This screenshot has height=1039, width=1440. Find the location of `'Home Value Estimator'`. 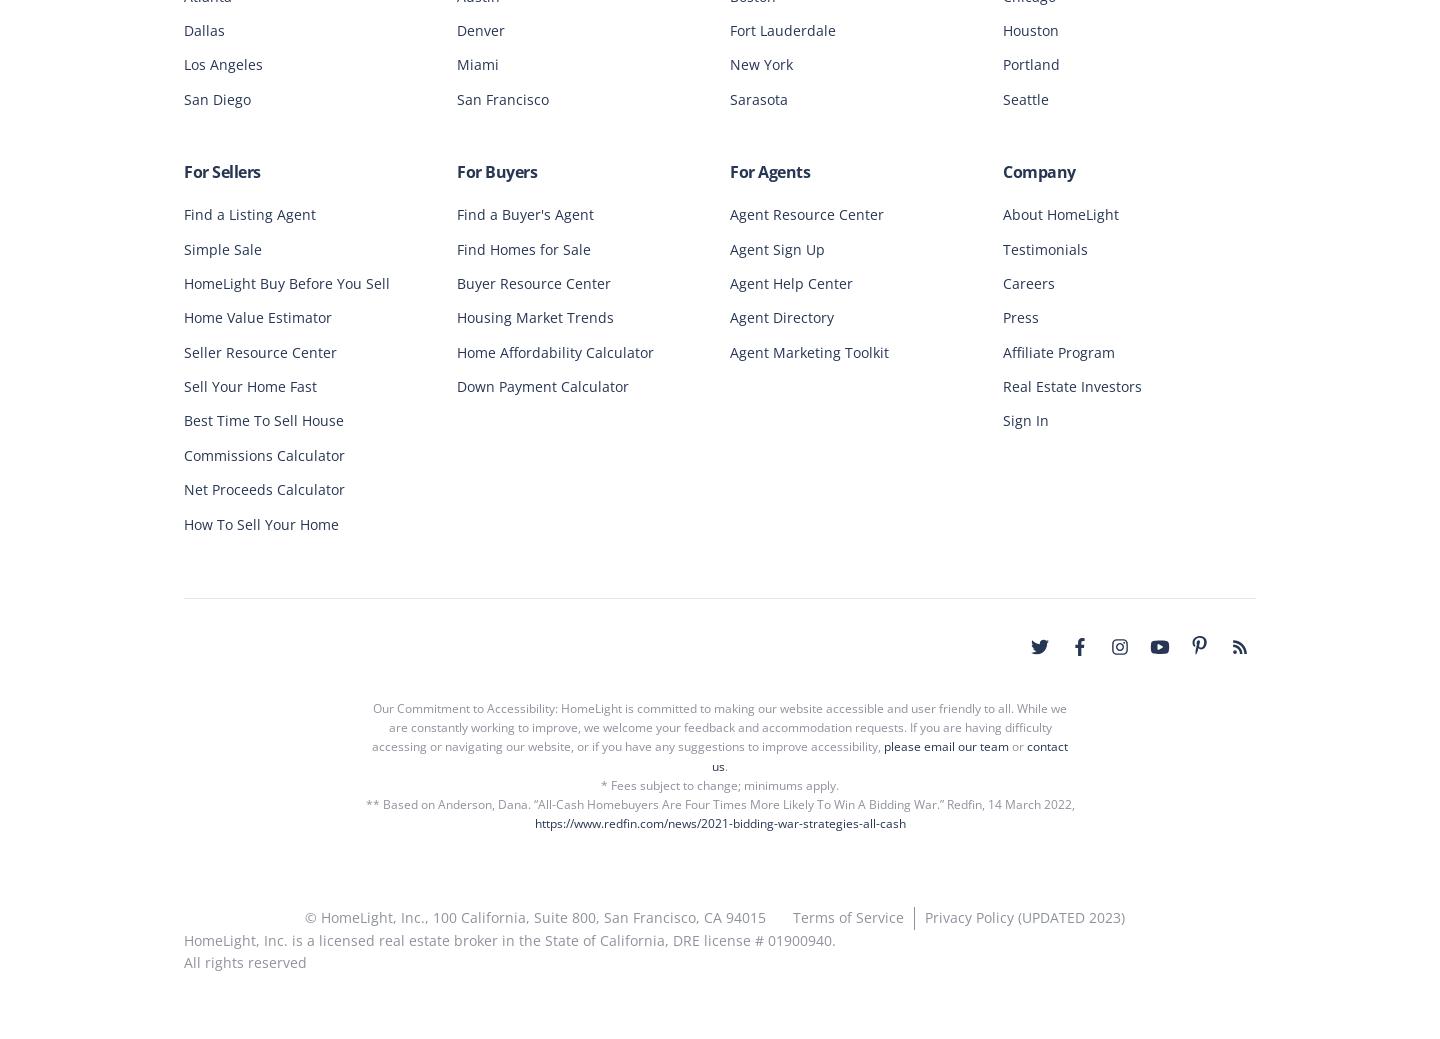

'Home Value Estimator' is located at coordinates (257, 316).